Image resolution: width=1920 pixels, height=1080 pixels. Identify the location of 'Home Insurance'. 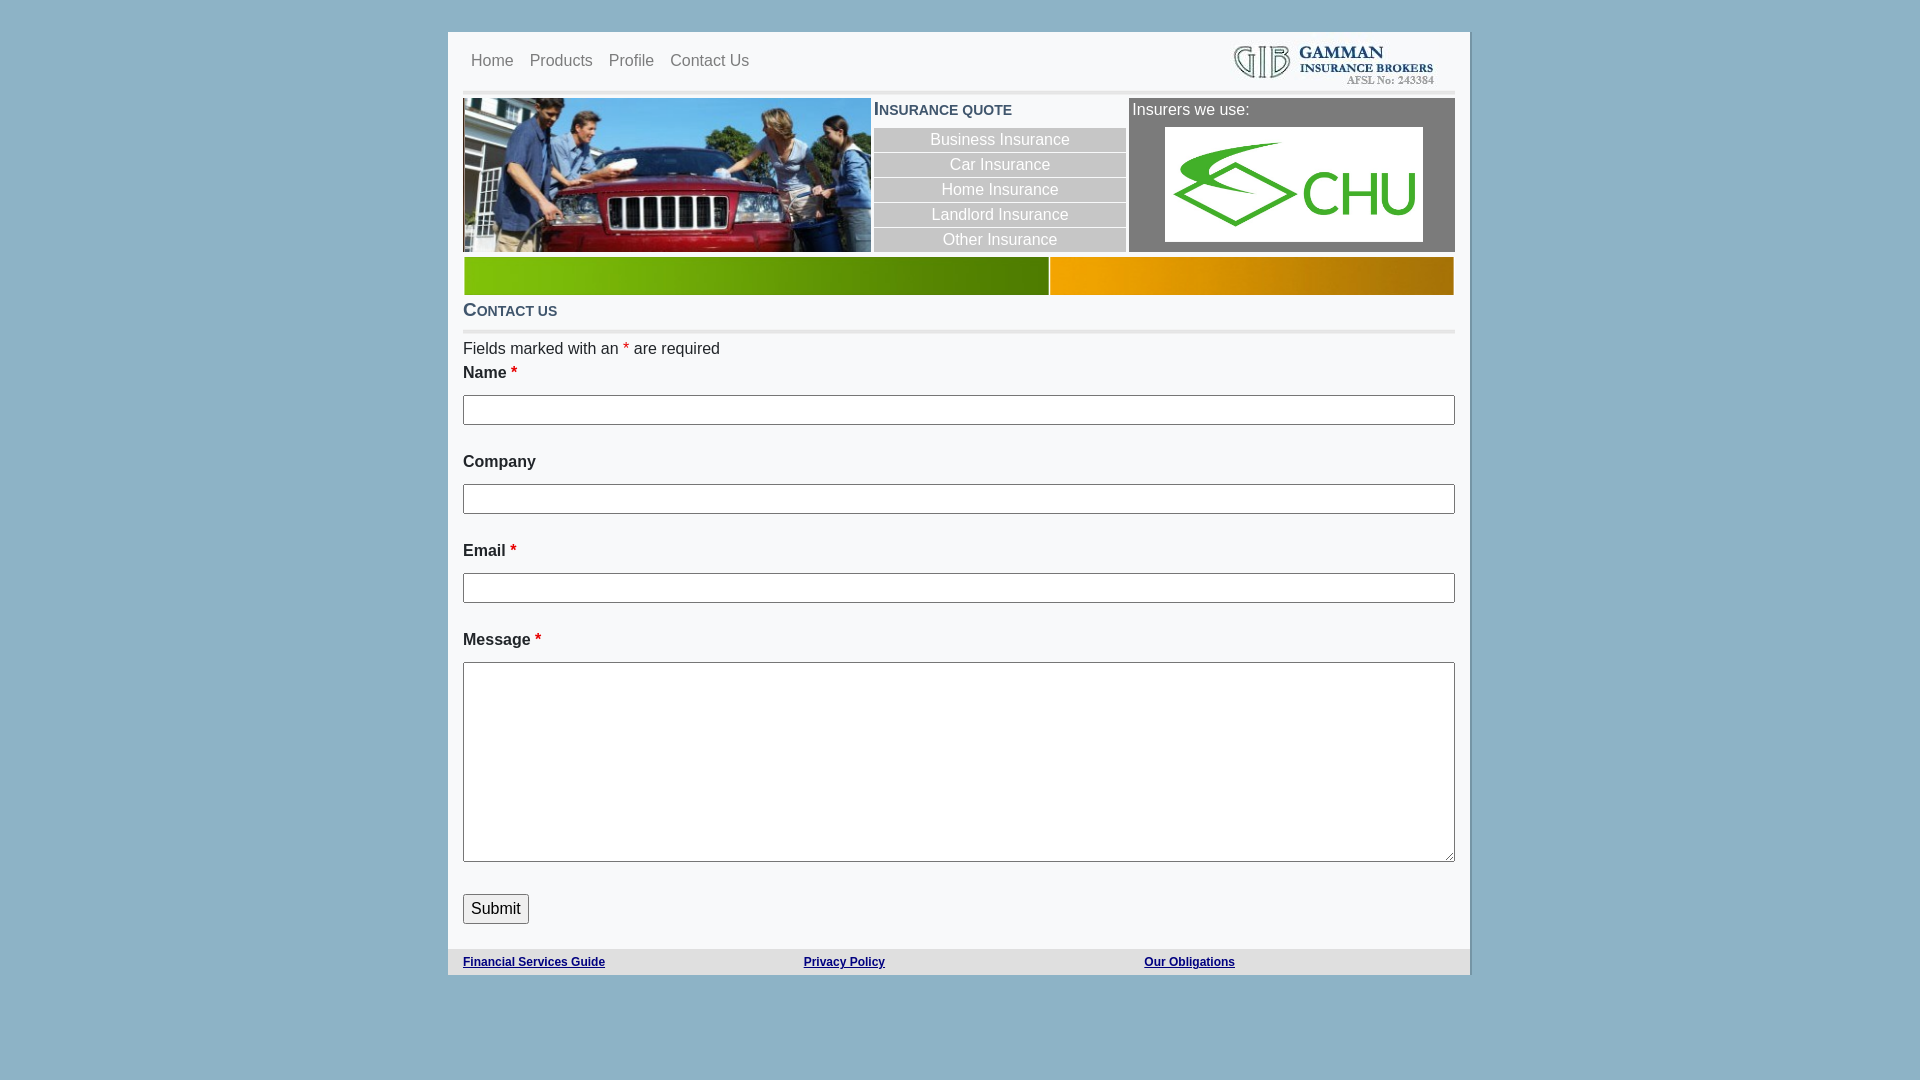
(1000, 189).